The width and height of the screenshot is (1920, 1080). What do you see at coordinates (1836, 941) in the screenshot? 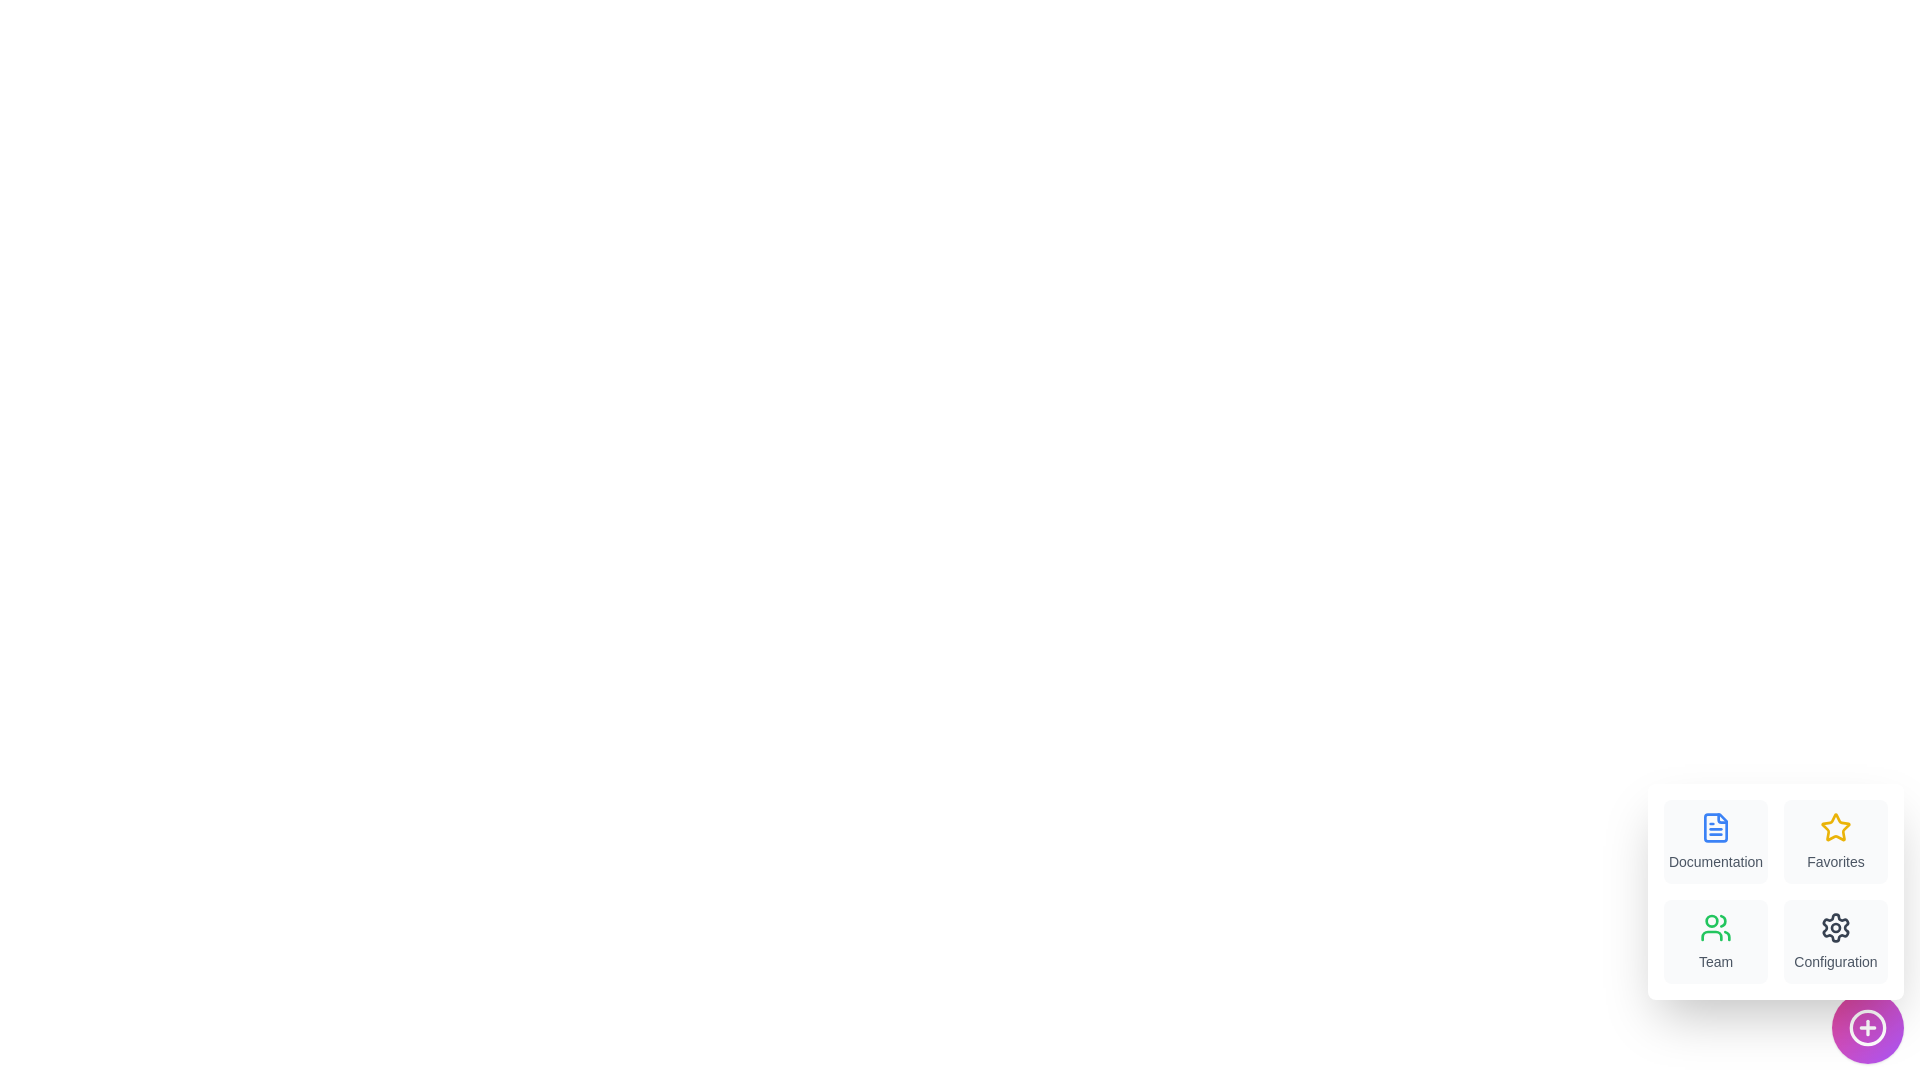
I see `the menu item labeled Configuration to view its hover effect` at bounding box center [1836, 941].